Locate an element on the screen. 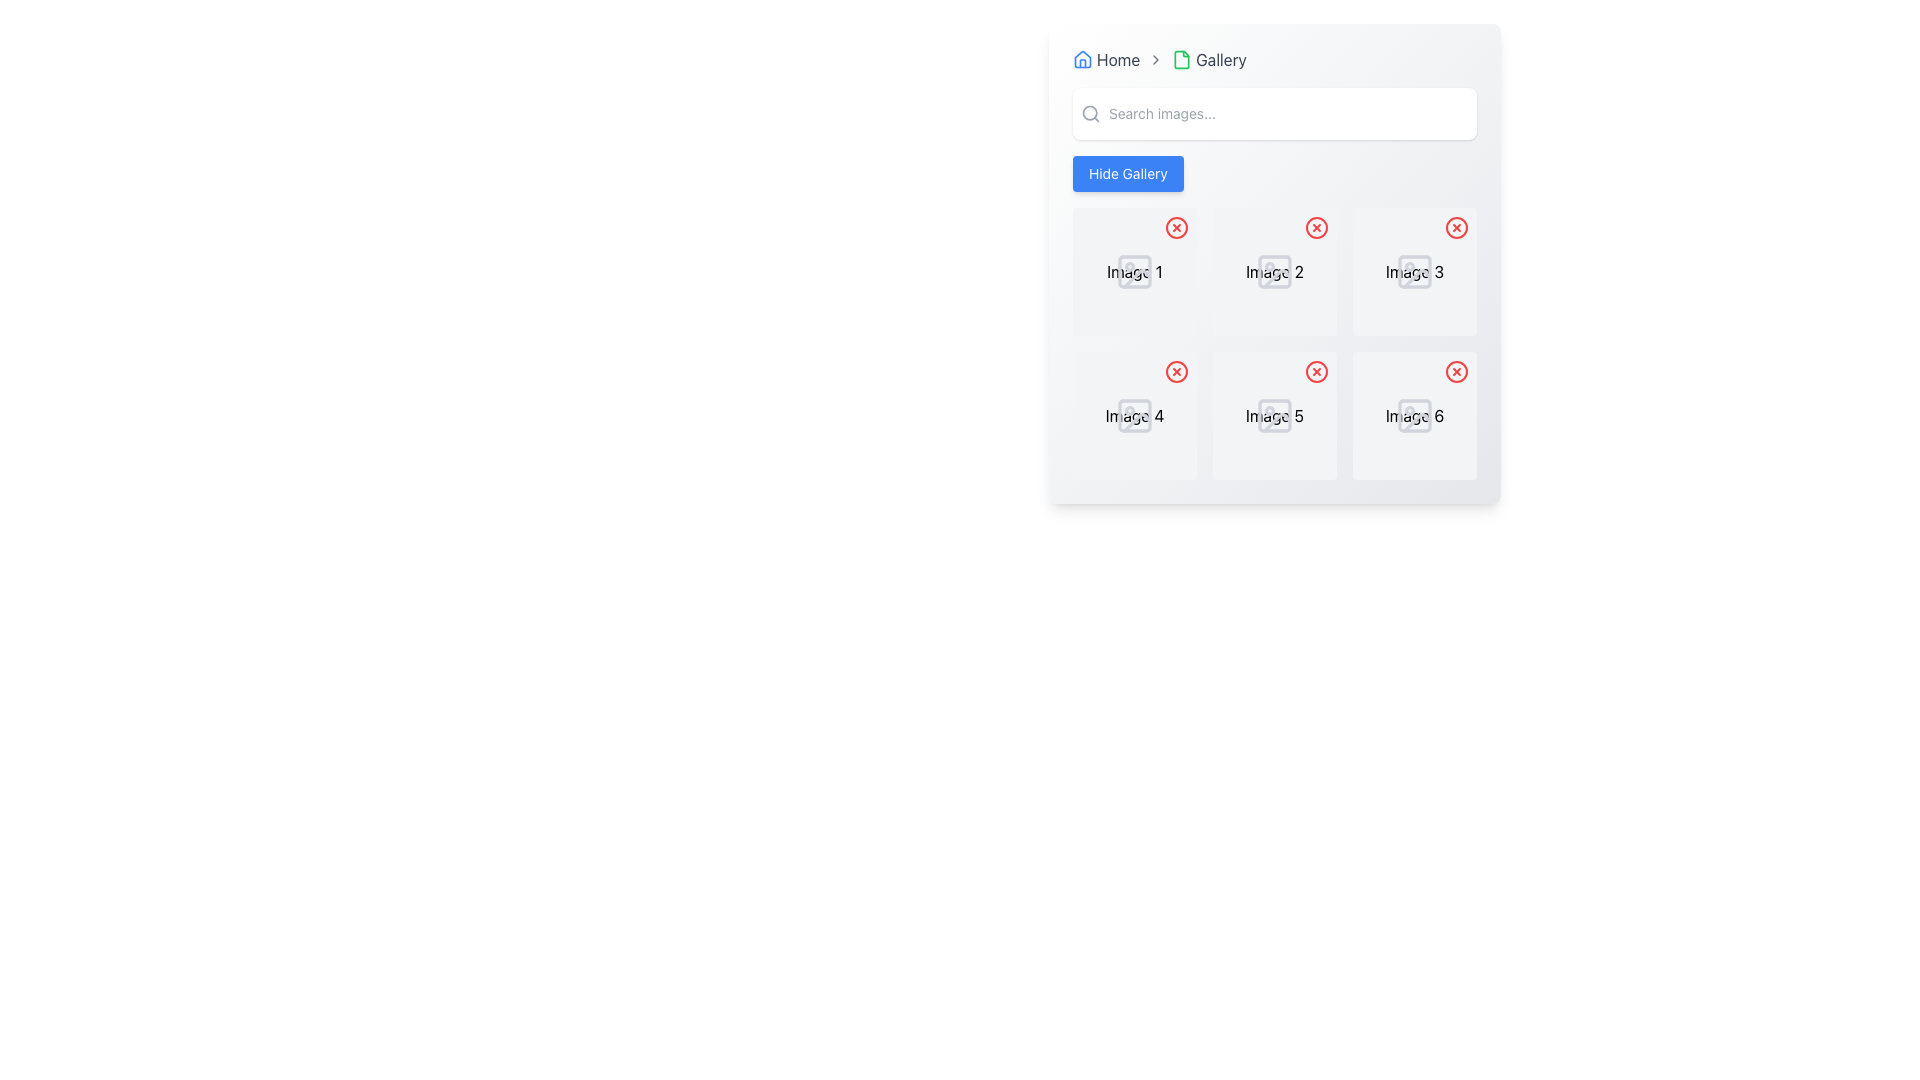  text label displaying 'Image 6', located at the bottom center of the last grid cell in a 2x3 layout is located at coordinates (1414, 415).